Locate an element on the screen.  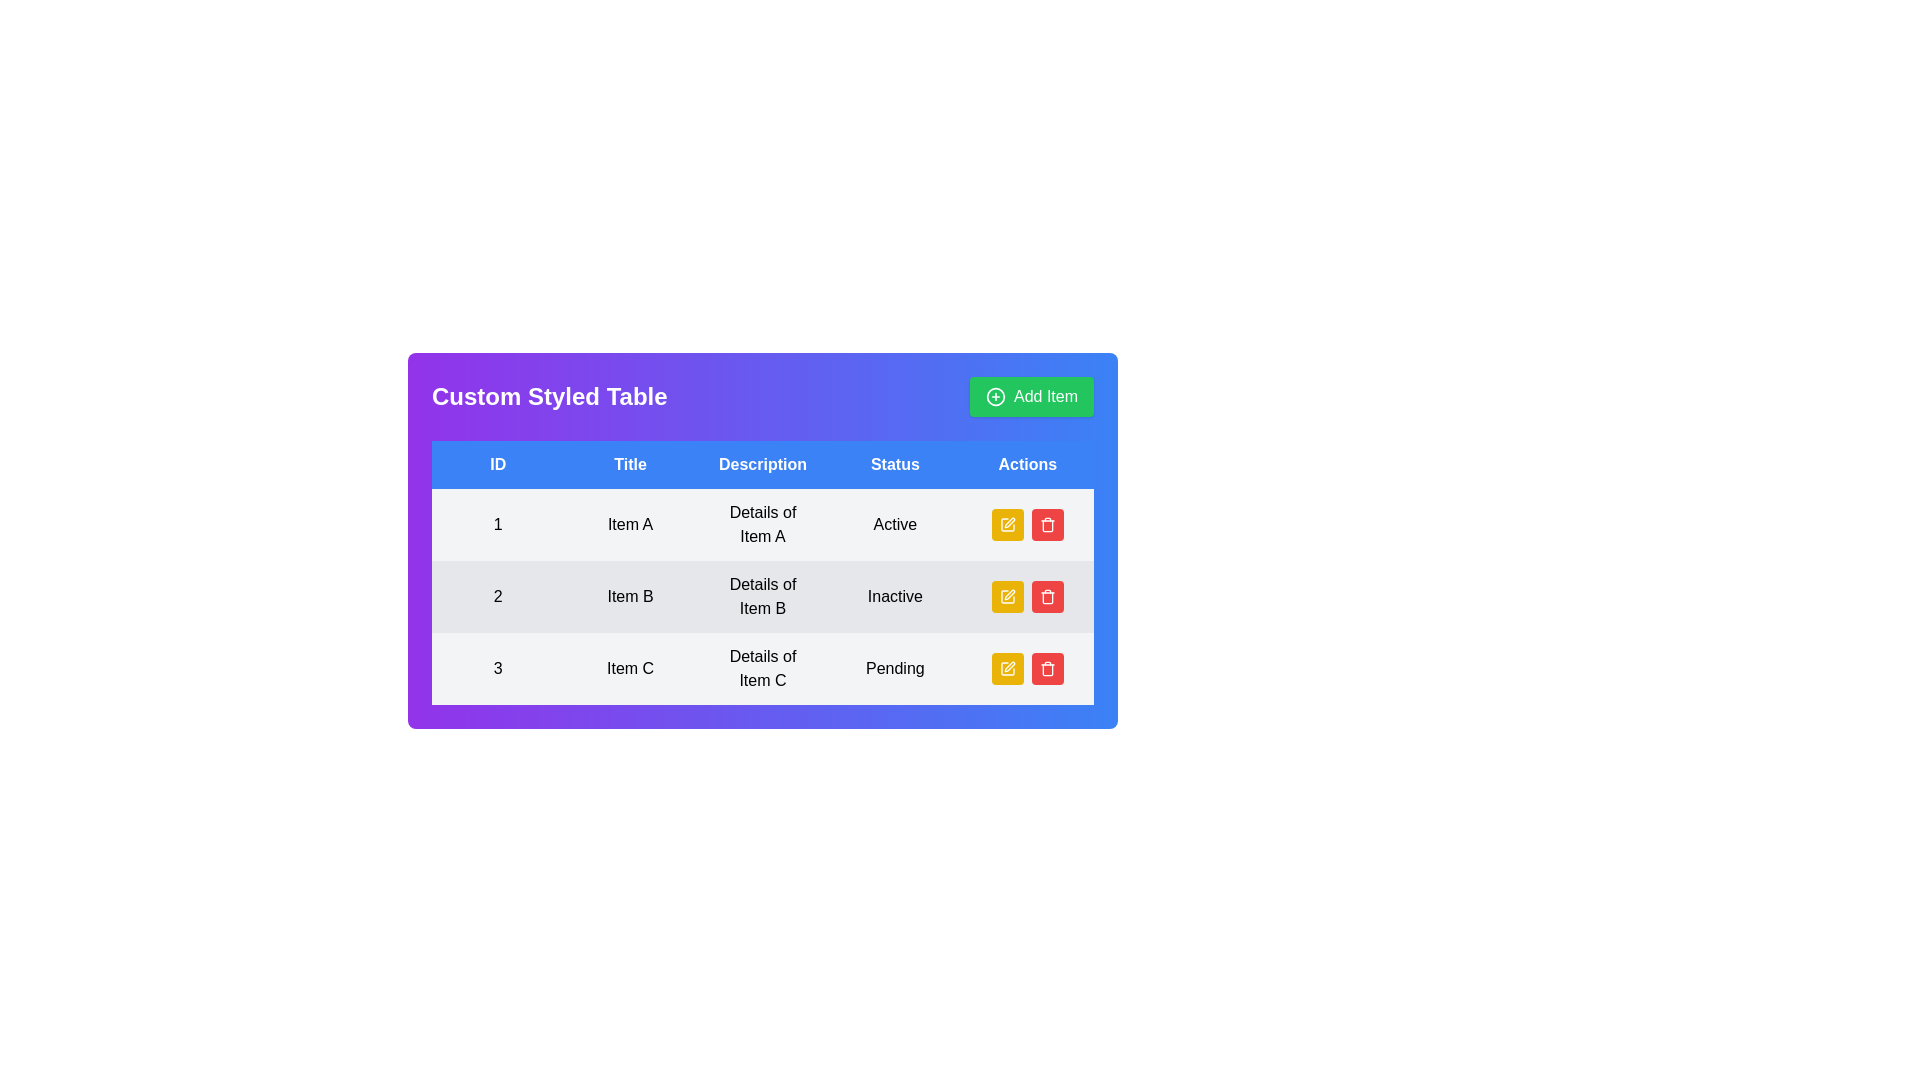
the 'Actions' text label with a blue background located in the header row of the table, positioned to the far right after the 'Status' column header is located at coordinates (1027, 465).